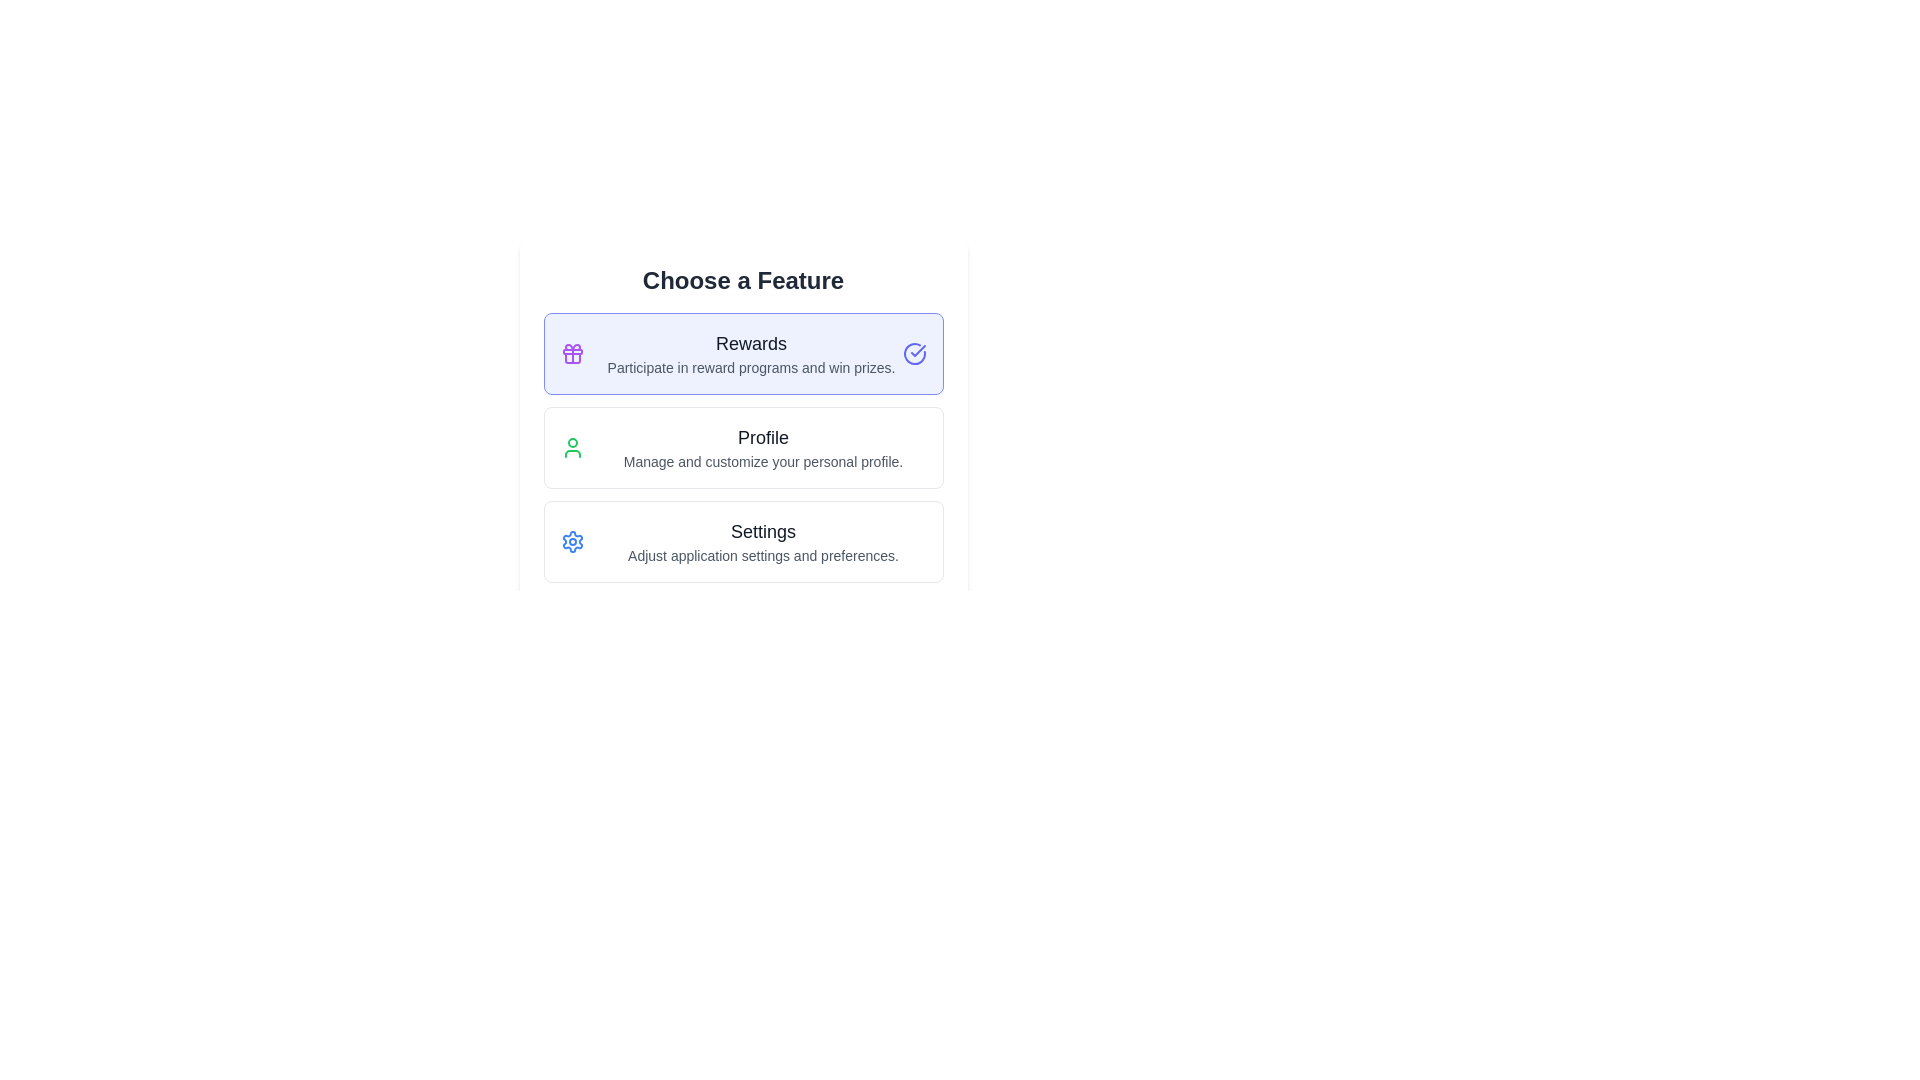 The height and width of the screenshot is (1080, 1920). I want to click on the text block that states 'Participate in reward programs and win prizes.' which is styled with a smaller font size and a gray color tone, located below the 'Rewards' header, so click(750, 367).